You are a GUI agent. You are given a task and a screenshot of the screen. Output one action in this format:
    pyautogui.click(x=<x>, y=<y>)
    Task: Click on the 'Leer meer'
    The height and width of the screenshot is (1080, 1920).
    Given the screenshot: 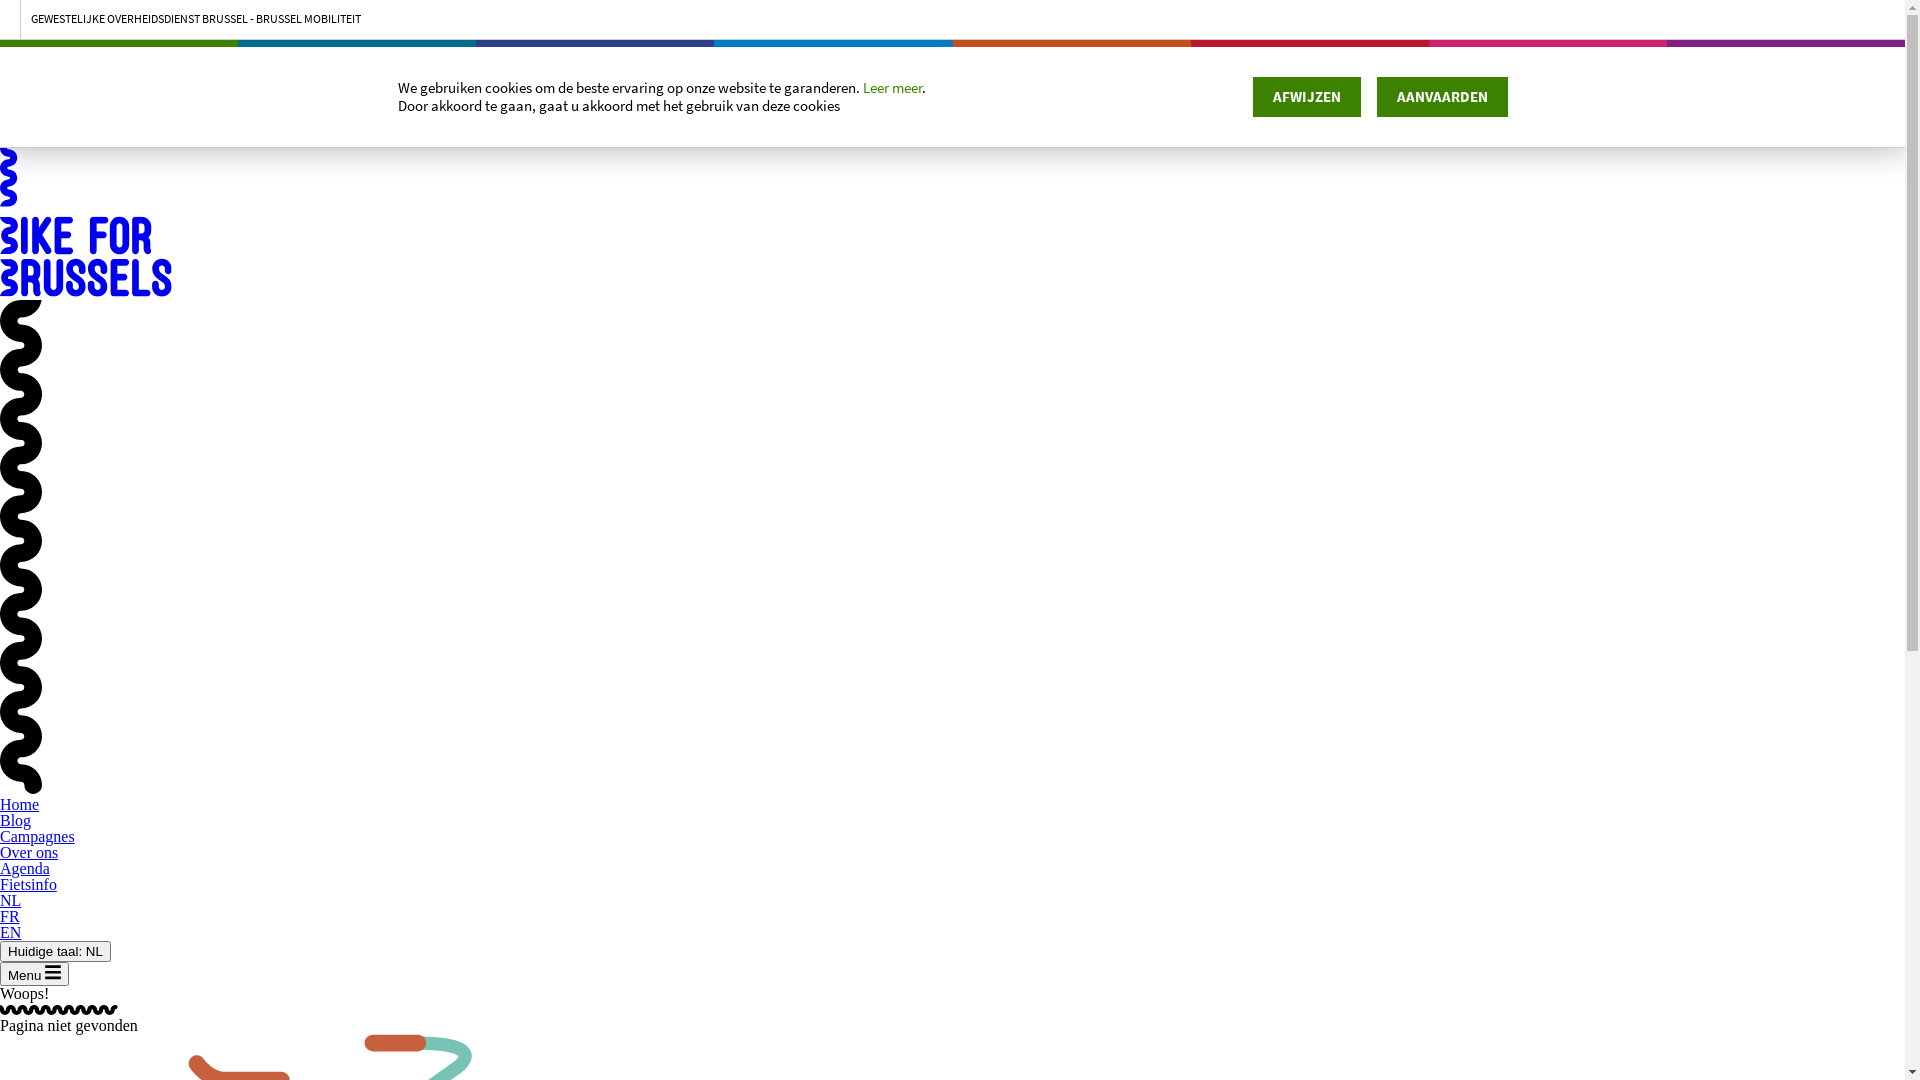 What is the action you would take?
    pyautogui.click(x=890, y=87)
    